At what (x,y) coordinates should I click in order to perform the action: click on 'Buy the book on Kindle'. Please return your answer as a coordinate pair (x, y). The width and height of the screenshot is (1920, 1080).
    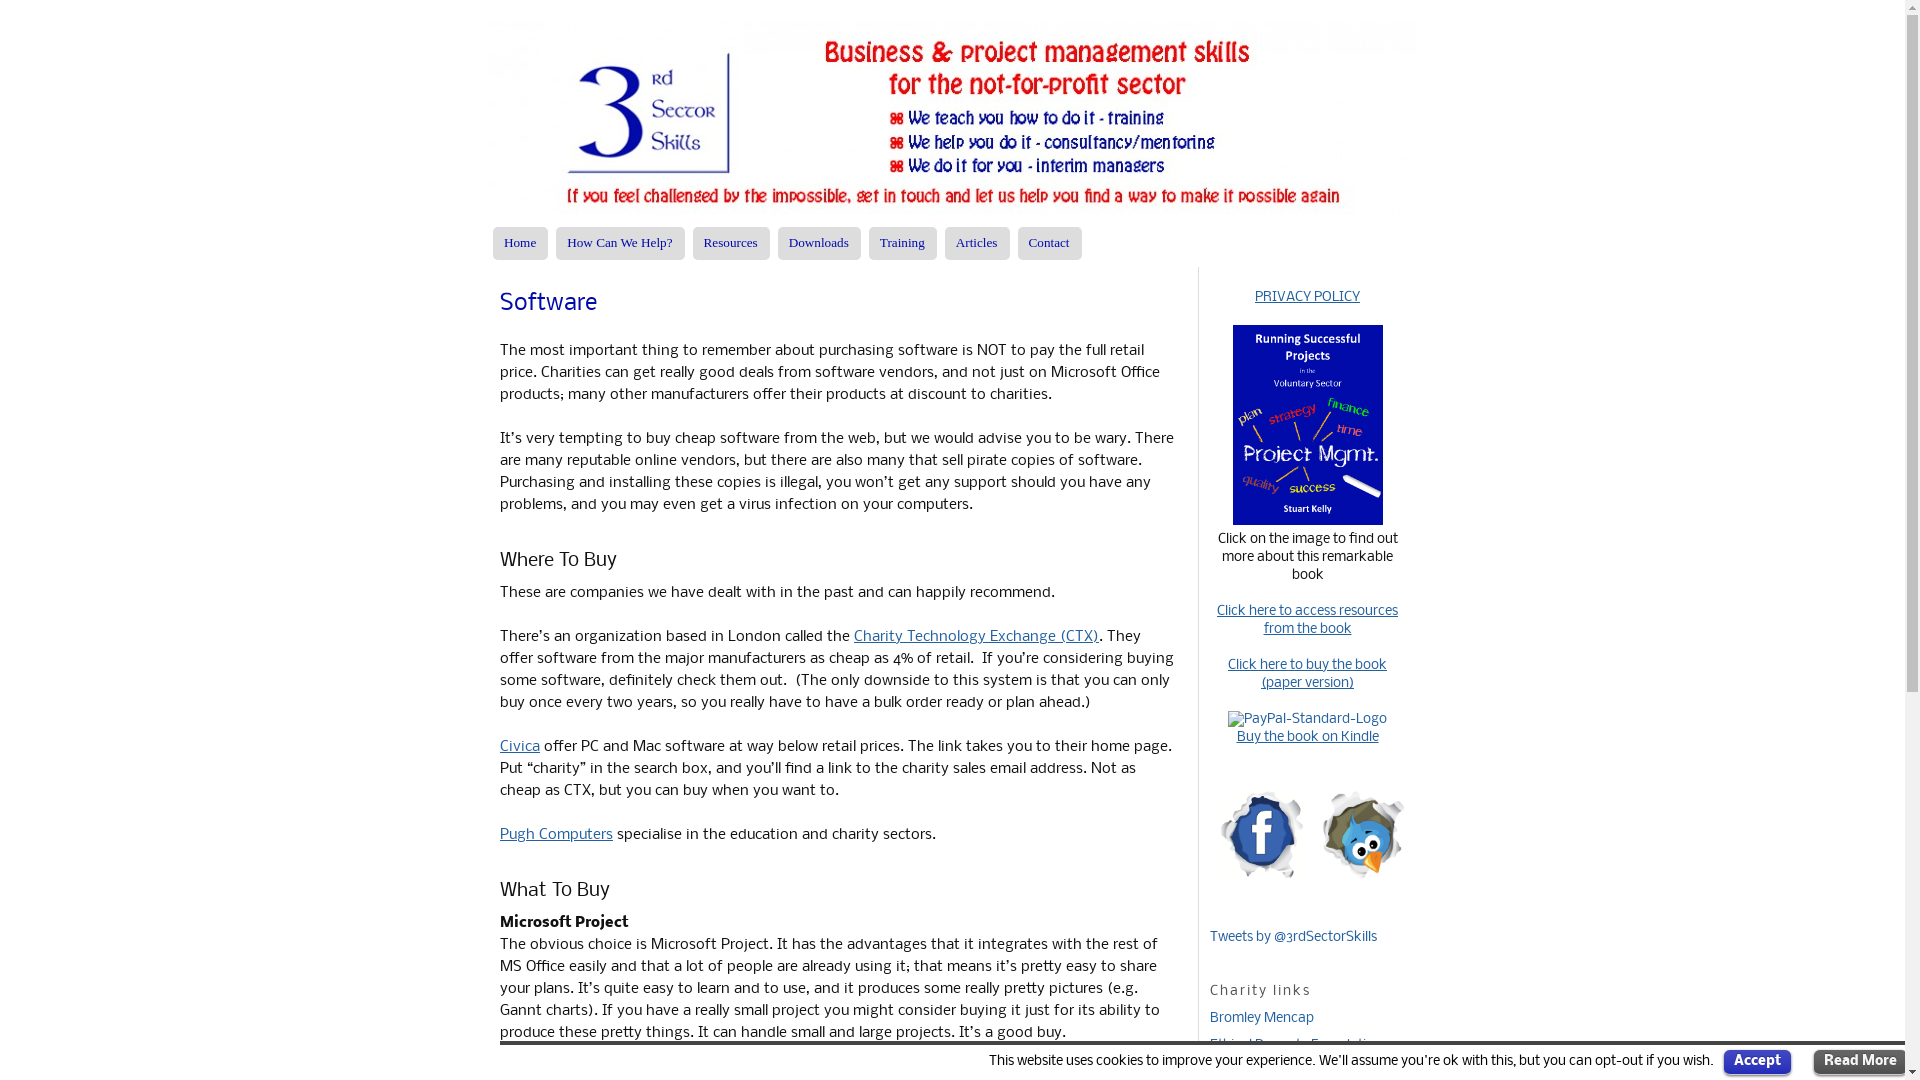
    Looking at the image, I should click on (1306, 737).